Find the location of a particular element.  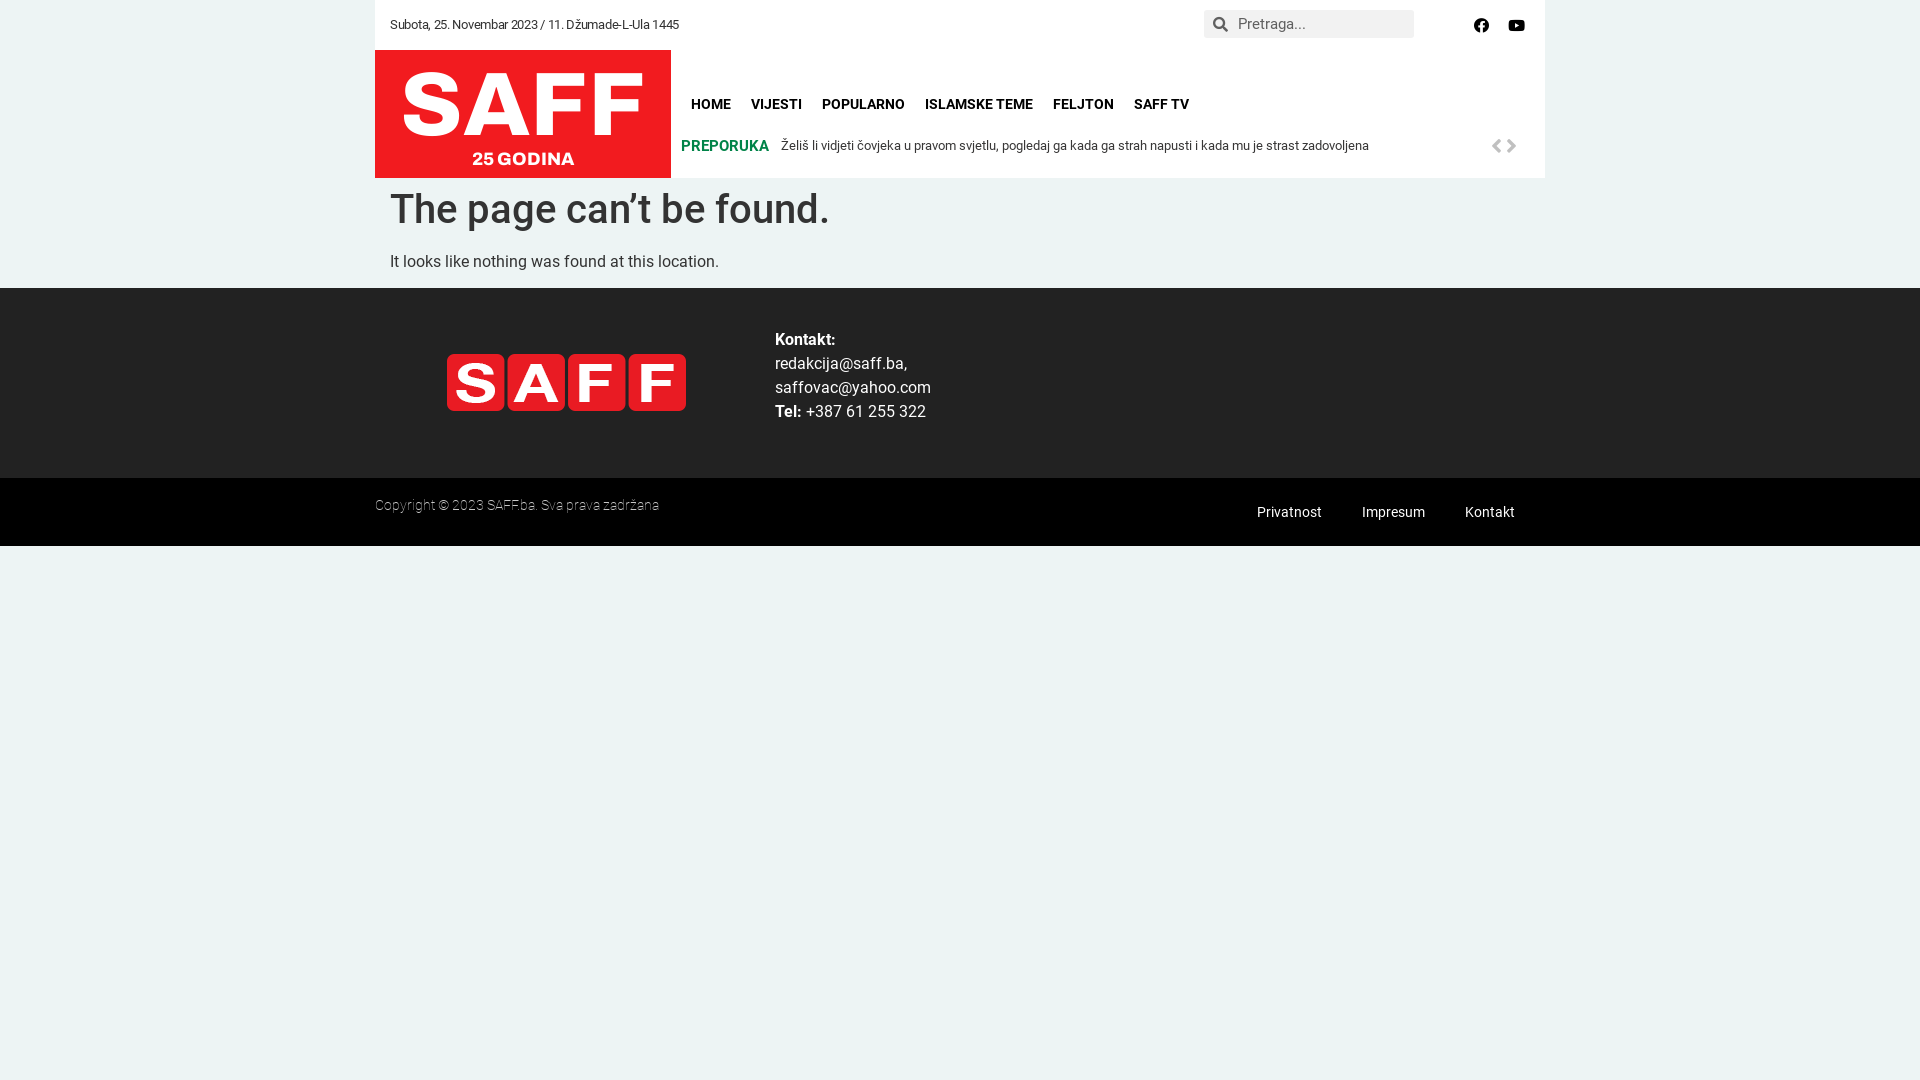

'Privatnost' is located at coordinates (1289, 511).